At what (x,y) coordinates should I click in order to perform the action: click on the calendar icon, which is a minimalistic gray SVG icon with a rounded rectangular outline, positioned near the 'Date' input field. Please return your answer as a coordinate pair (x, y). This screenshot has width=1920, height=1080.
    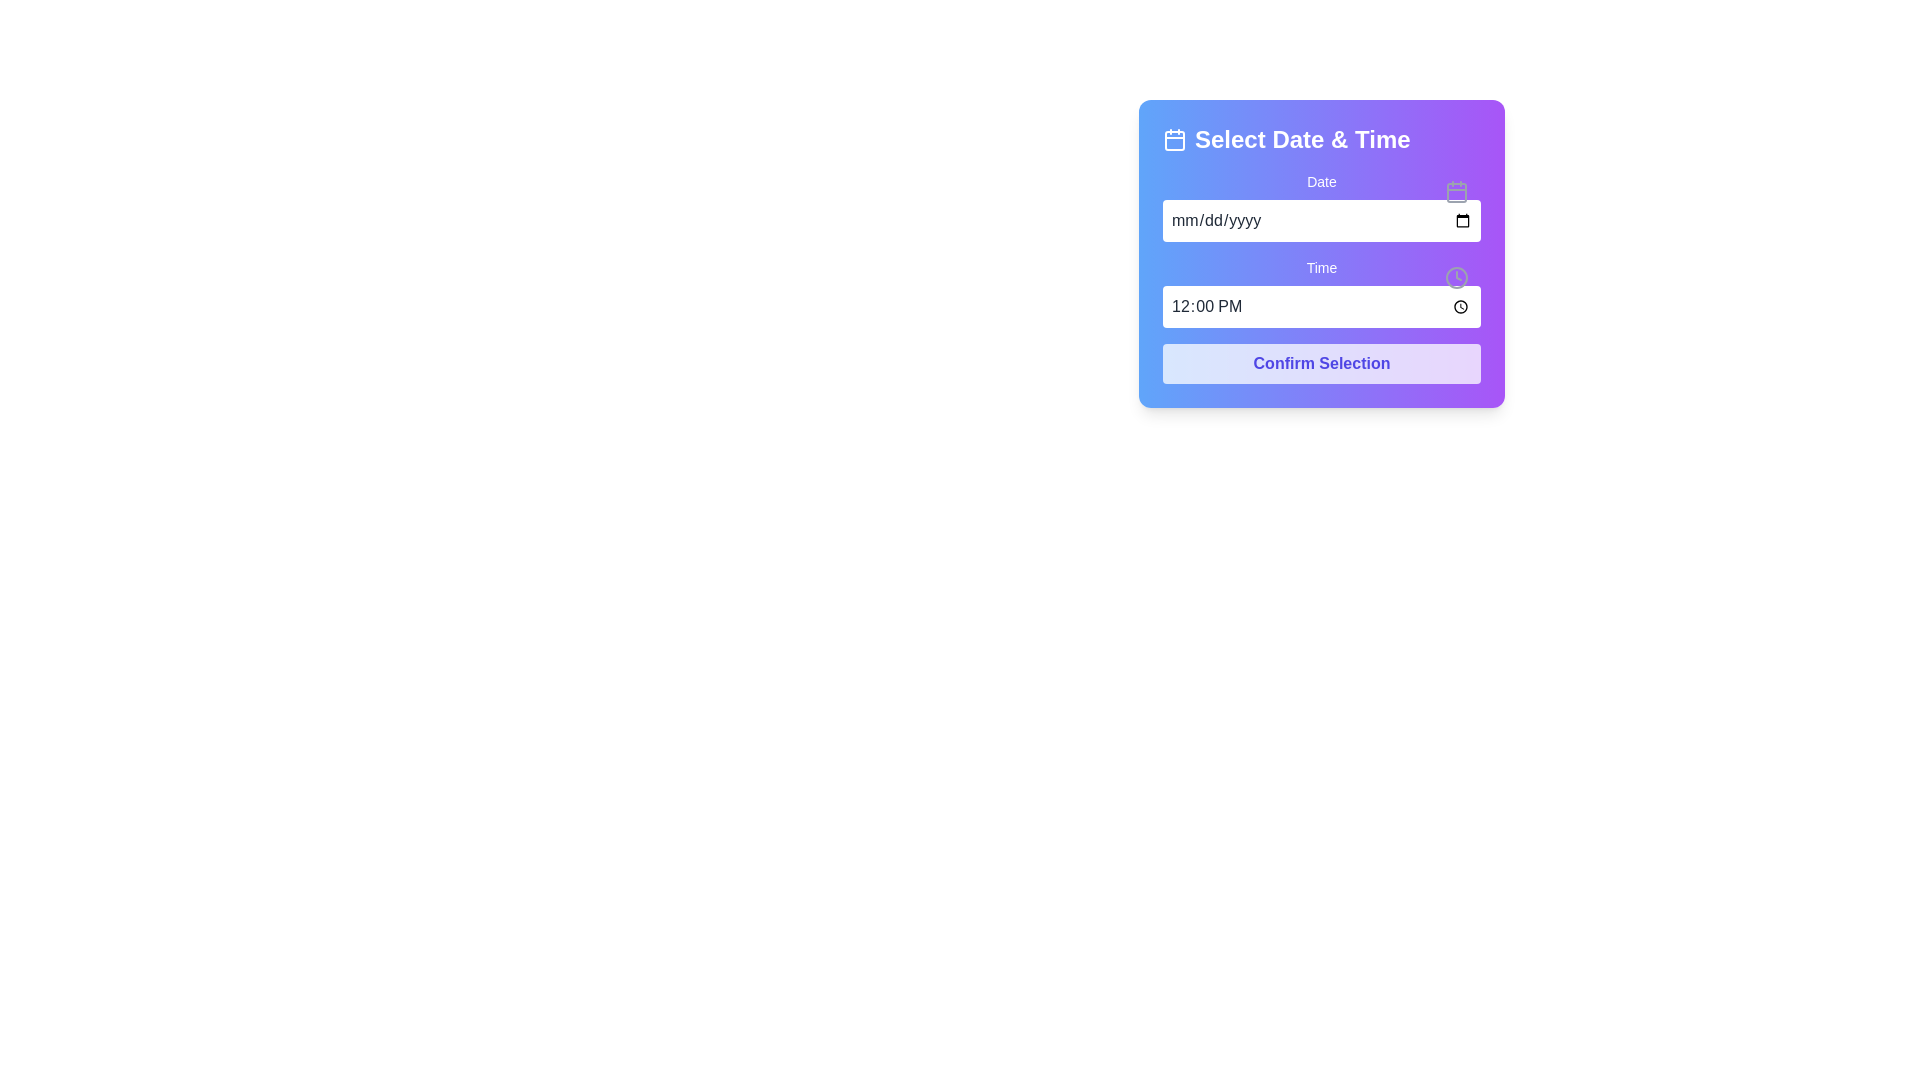
    Looking at the image, I should click on (1457, 192).